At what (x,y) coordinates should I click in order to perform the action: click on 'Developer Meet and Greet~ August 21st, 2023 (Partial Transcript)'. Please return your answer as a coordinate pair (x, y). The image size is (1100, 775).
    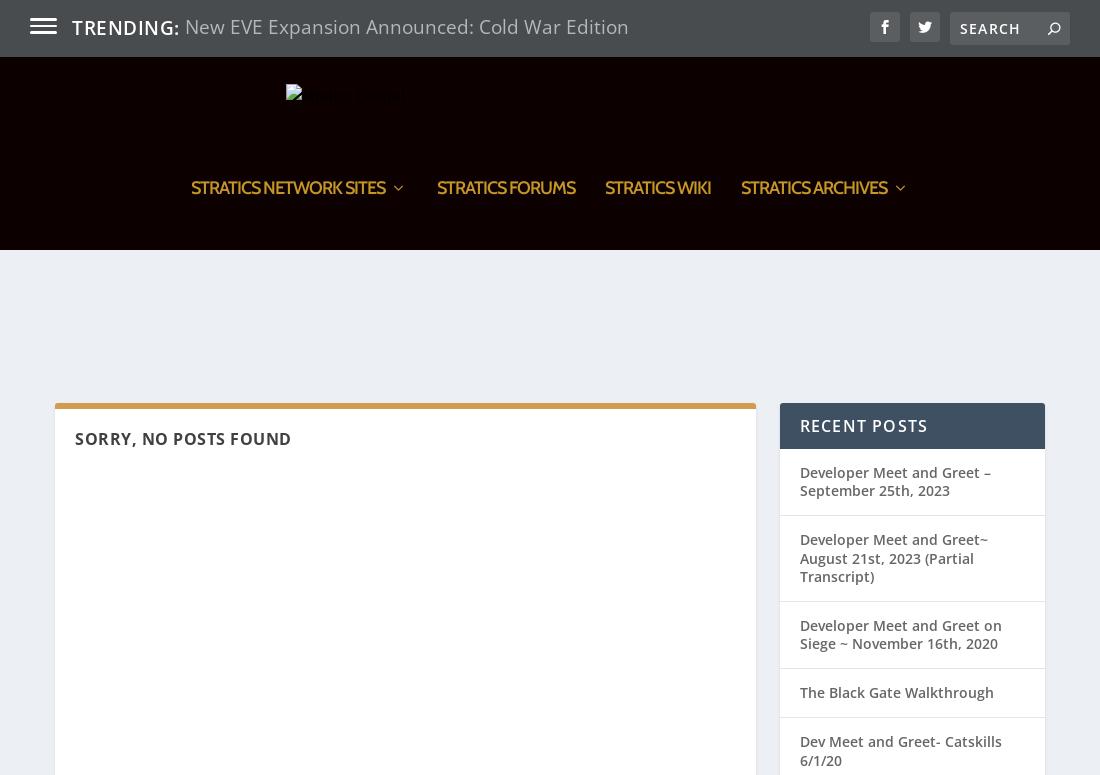
    Looking at the image, I should click on (891, 447).